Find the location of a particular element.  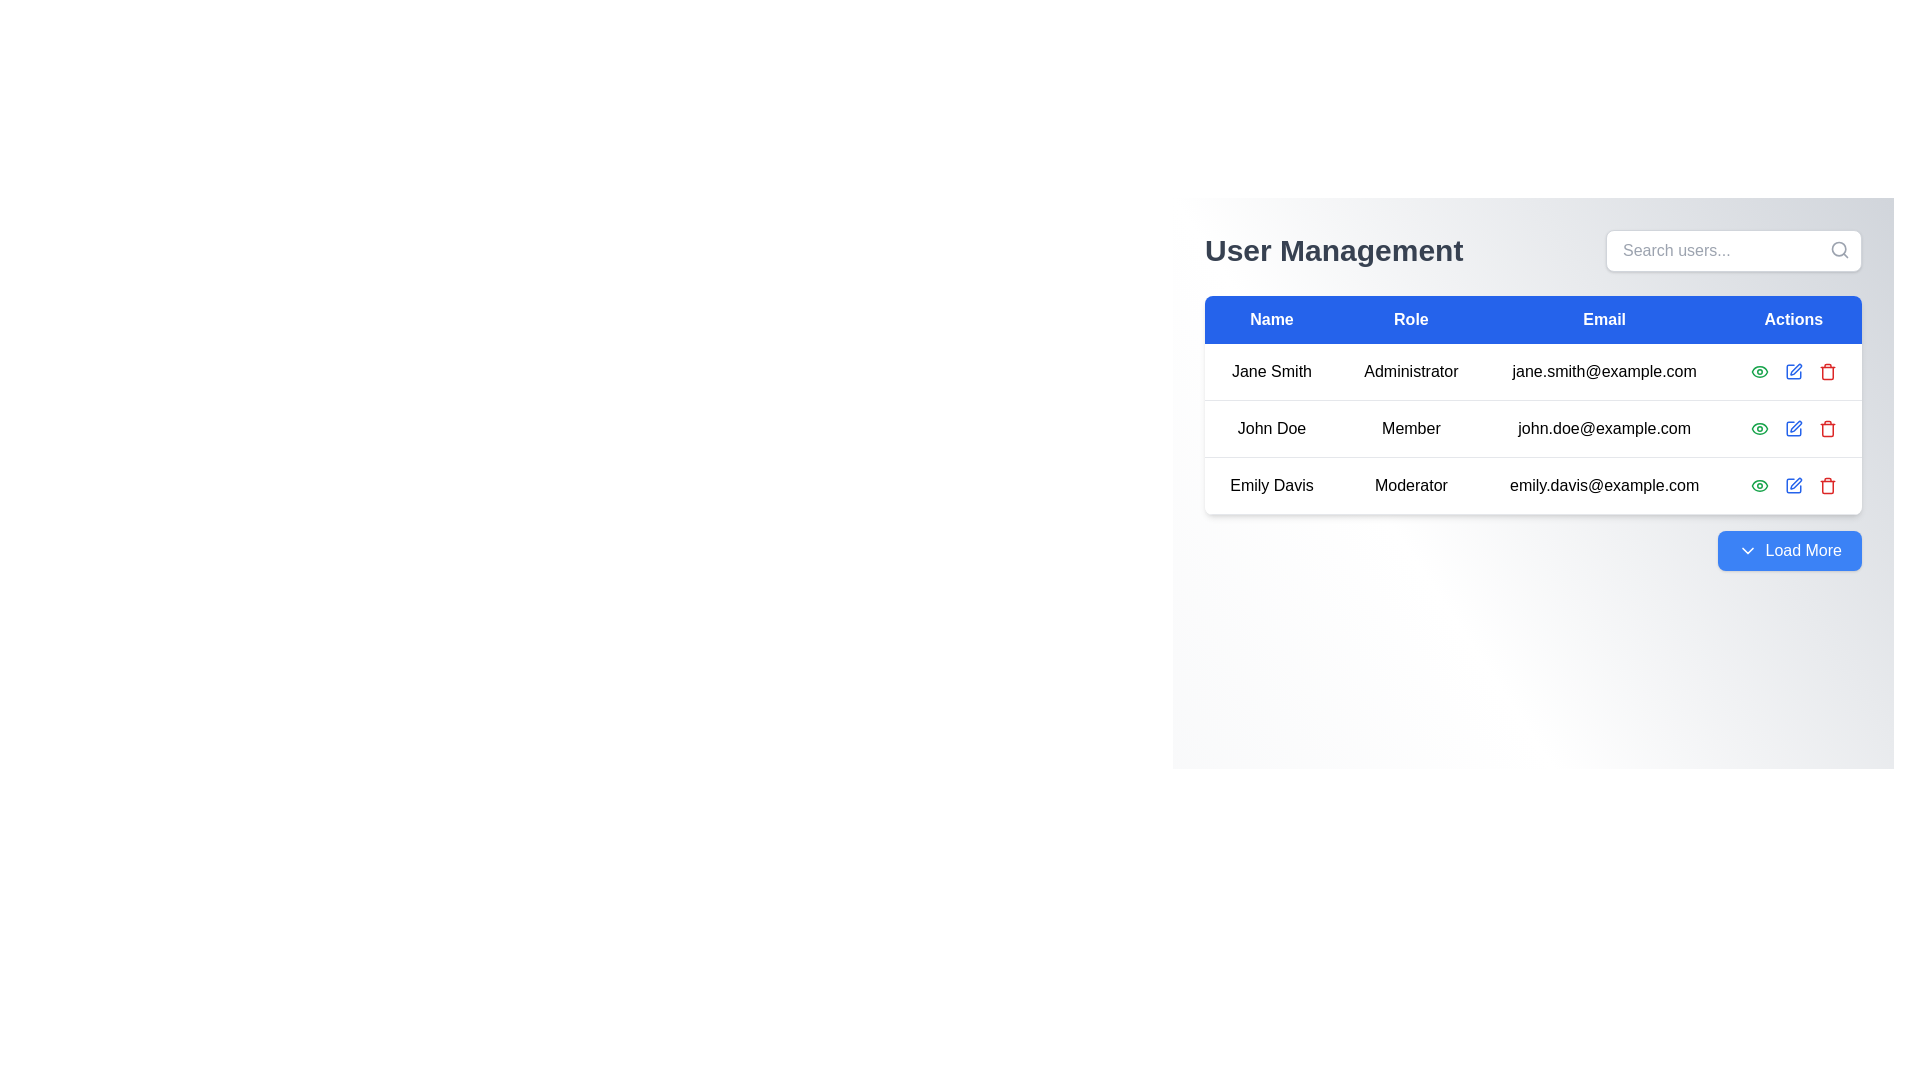

the pen icon in the Actions column of the user management table for user 'Emily Davis' is located at coordinates (1795, 483).